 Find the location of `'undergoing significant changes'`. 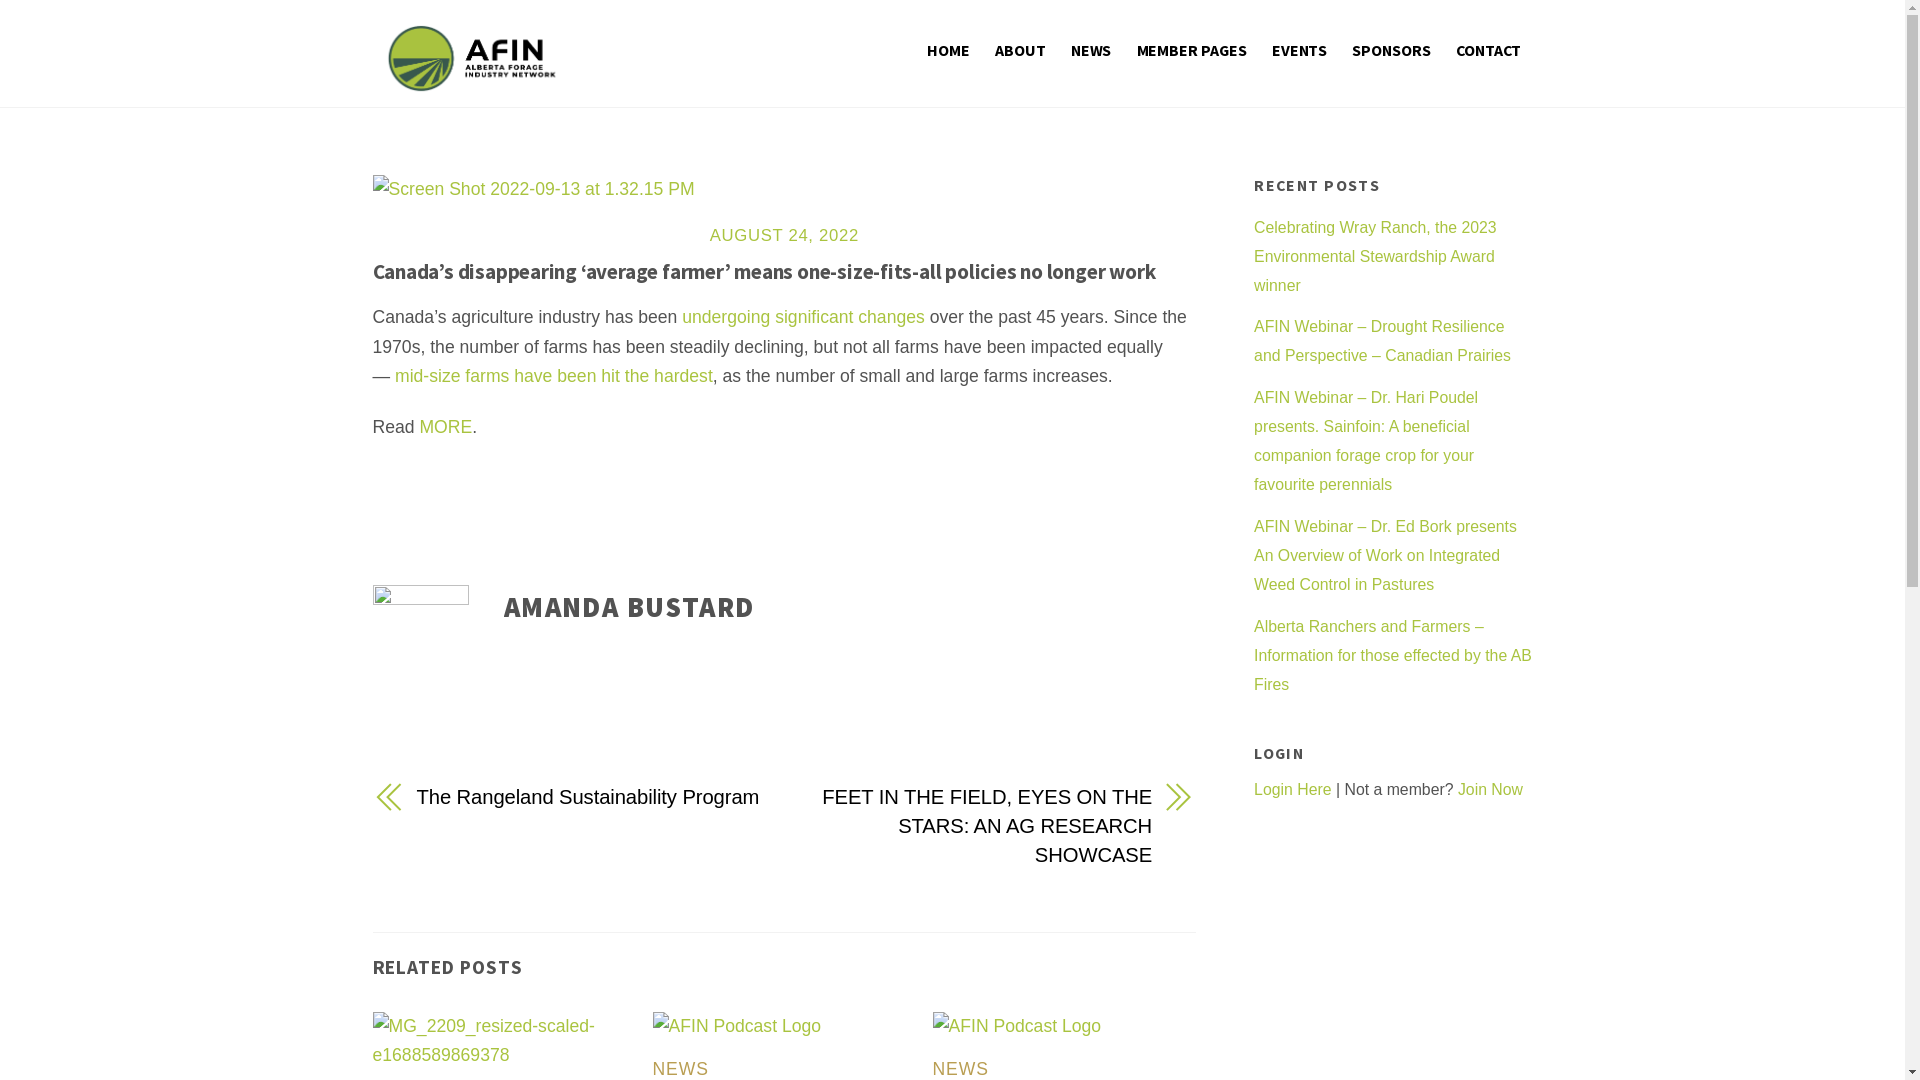

'undergoing significant changes' is located at coordinates (803, 315).